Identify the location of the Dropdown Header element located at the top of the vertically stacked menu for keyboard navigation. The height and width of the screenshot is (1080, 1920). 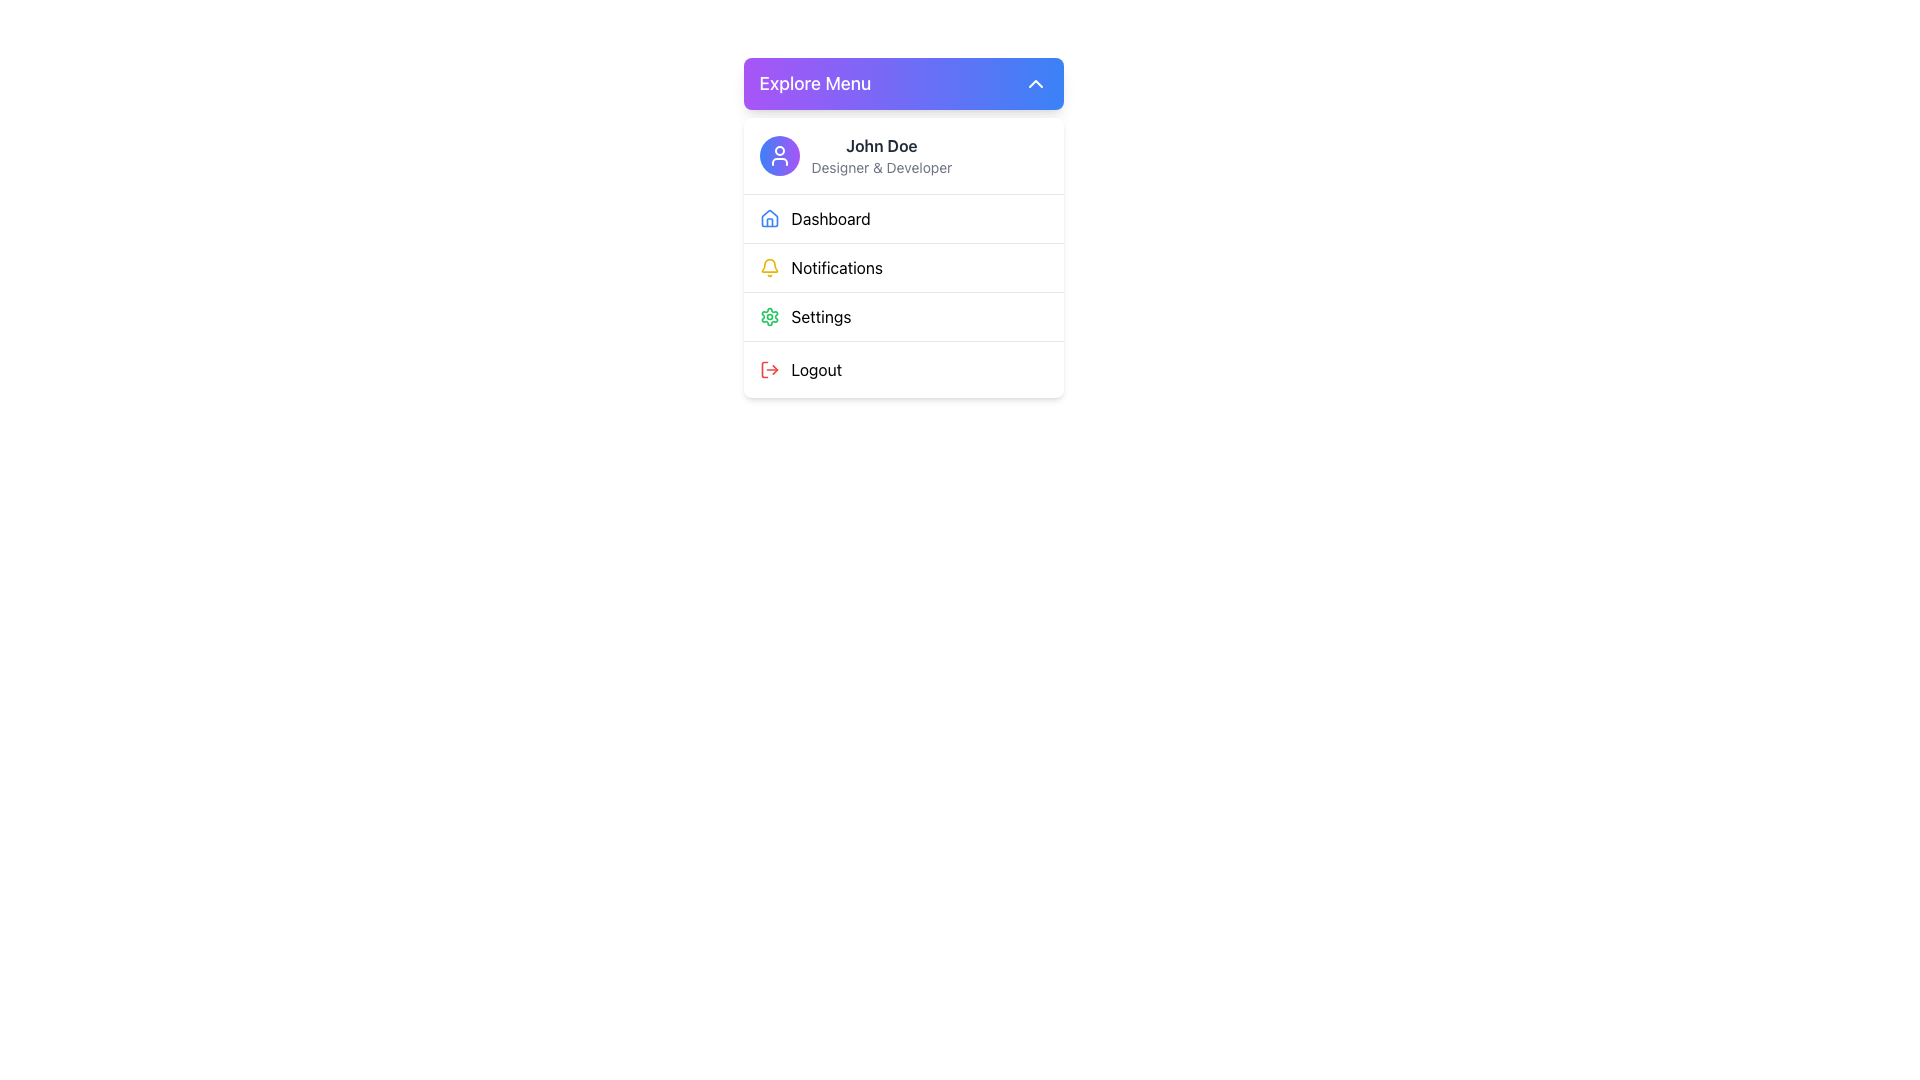
(902, 83).